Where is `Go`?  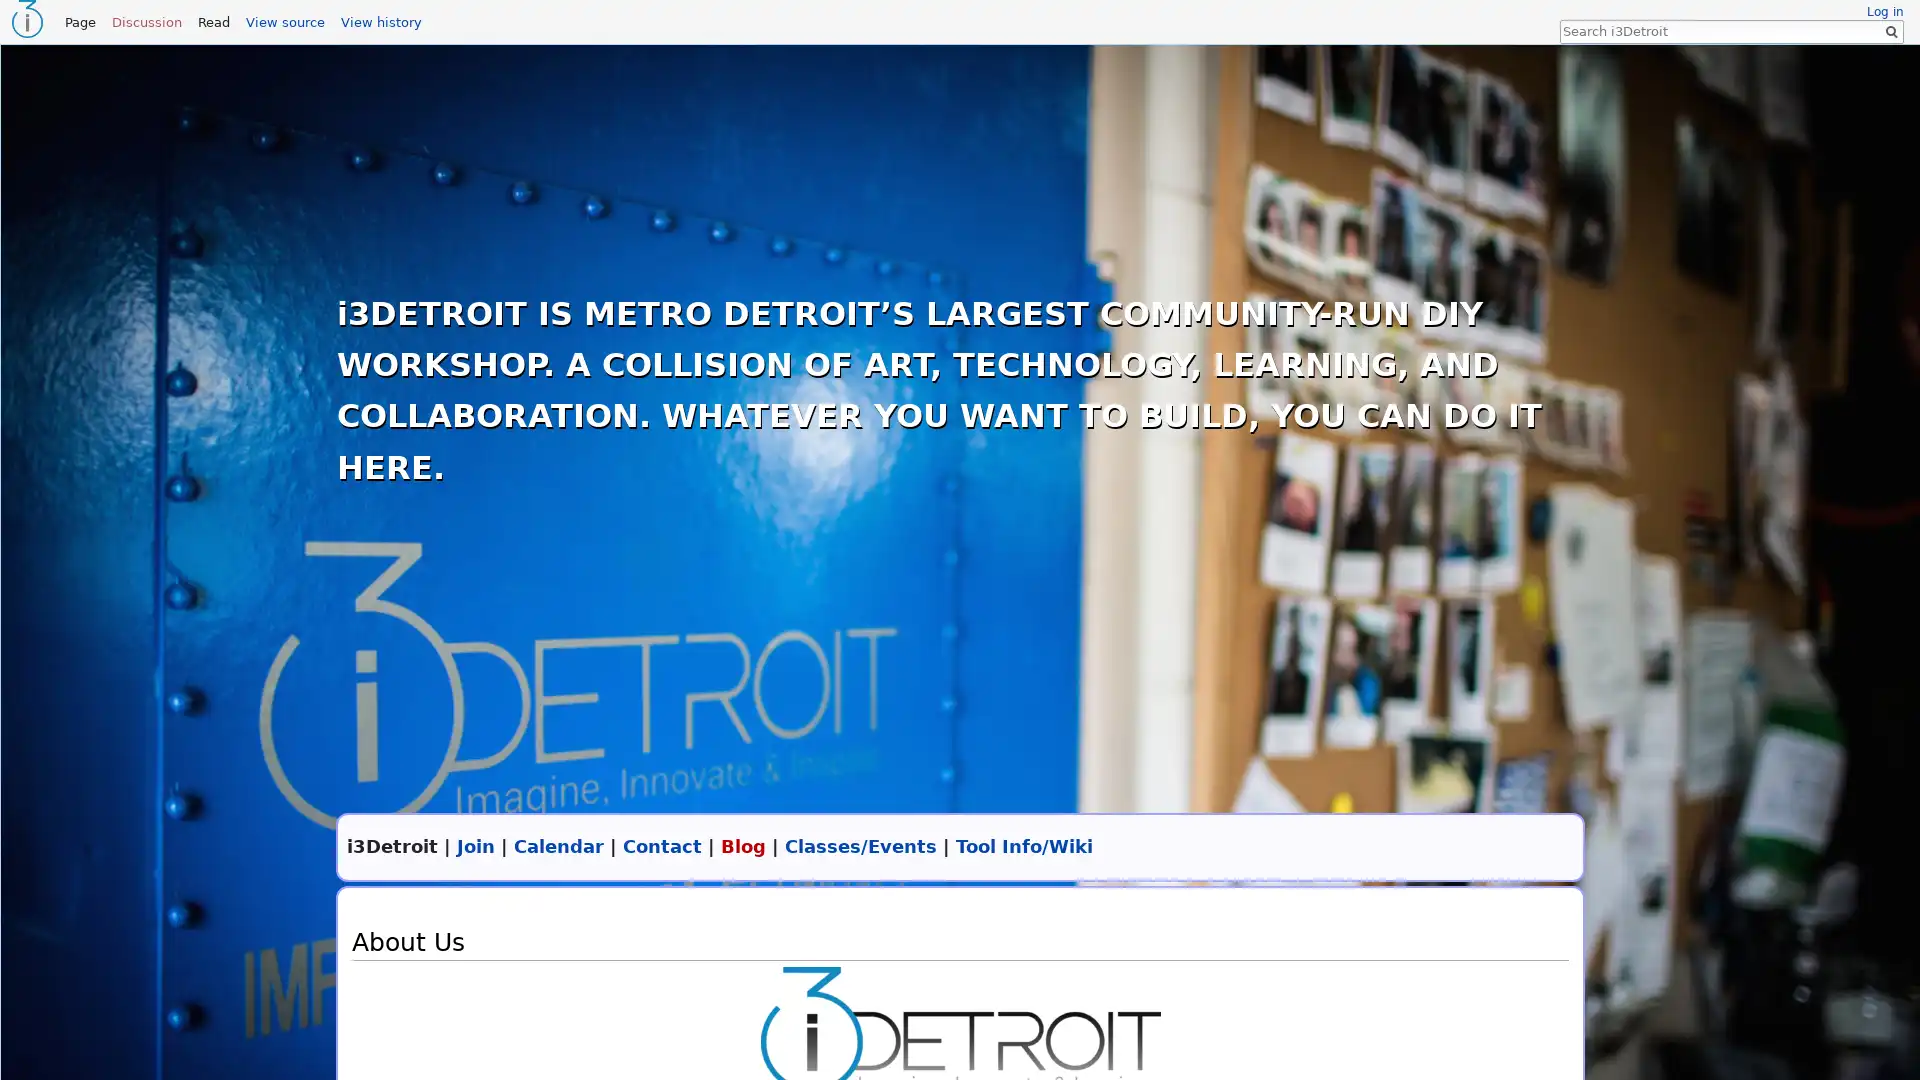 Go is located at coordinates (1890, 31).